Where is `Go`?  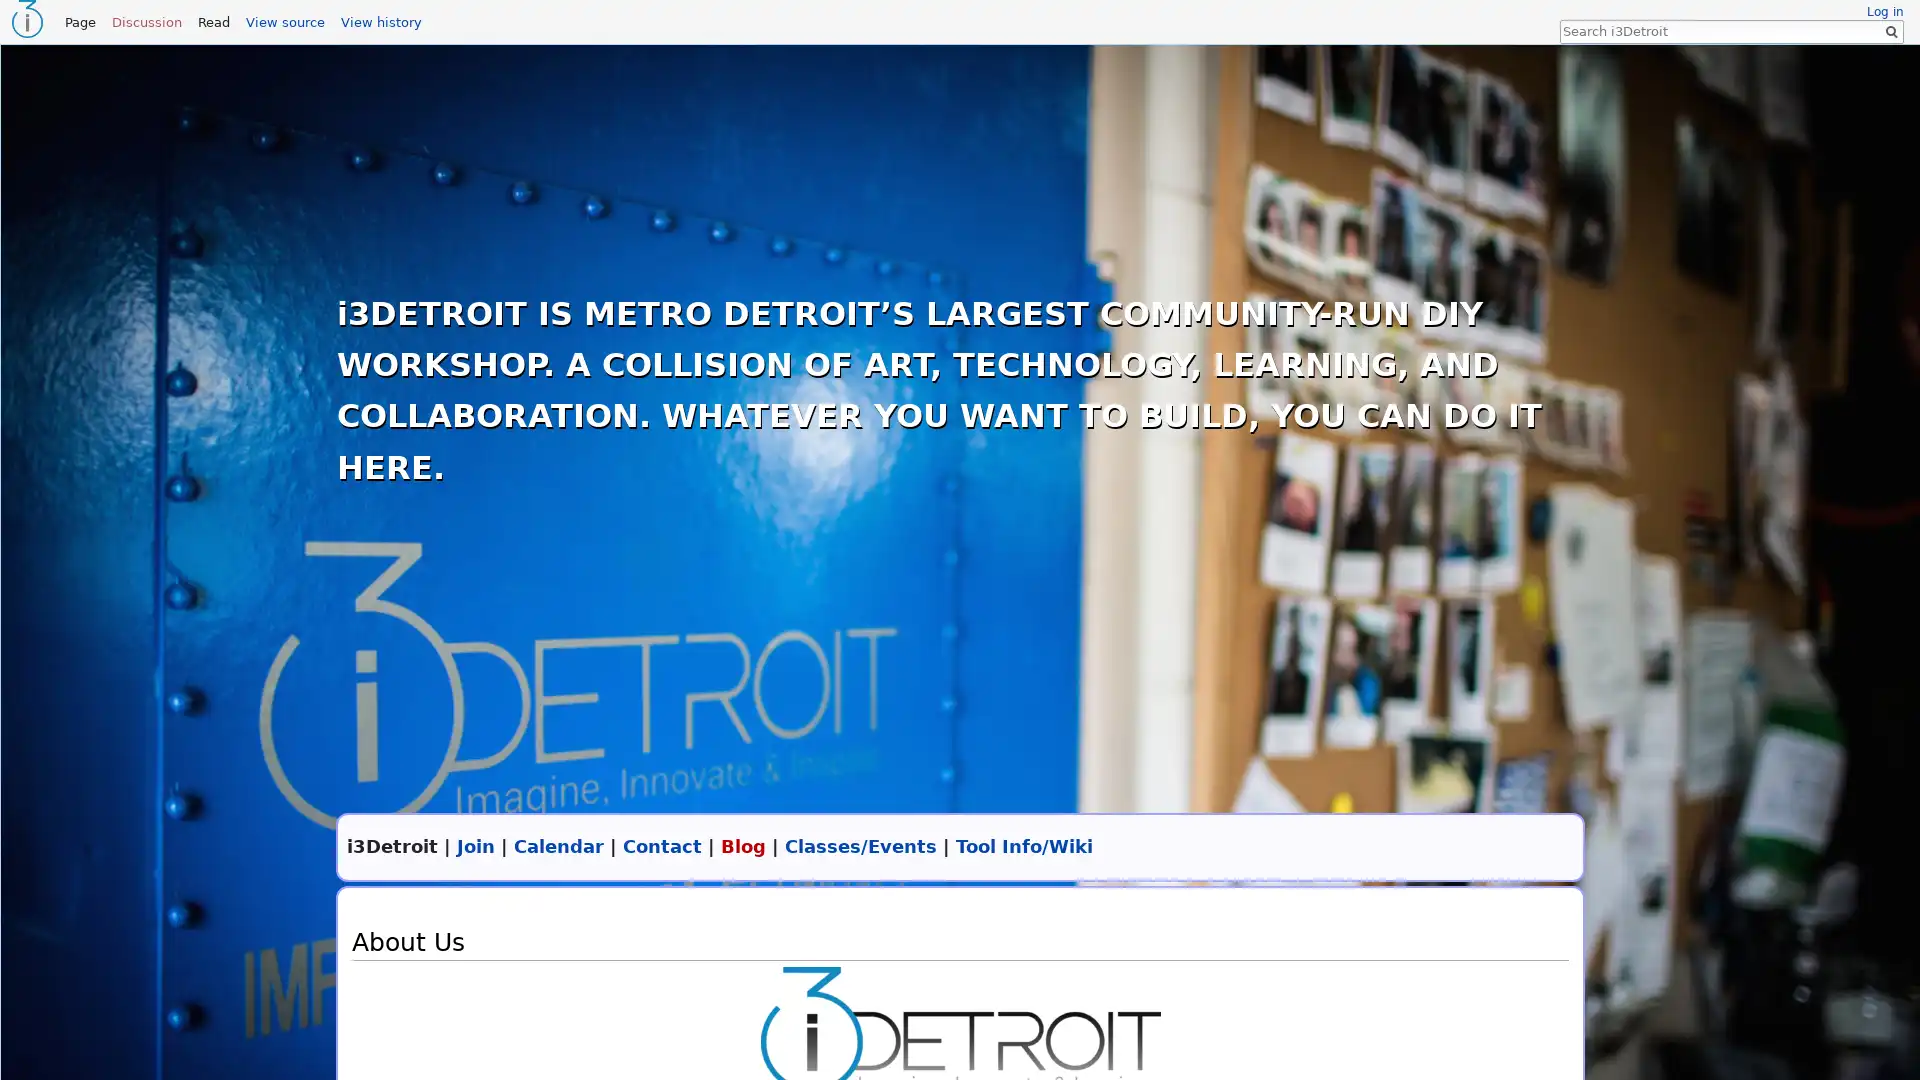 Go is located at coordinates (1890, 31).